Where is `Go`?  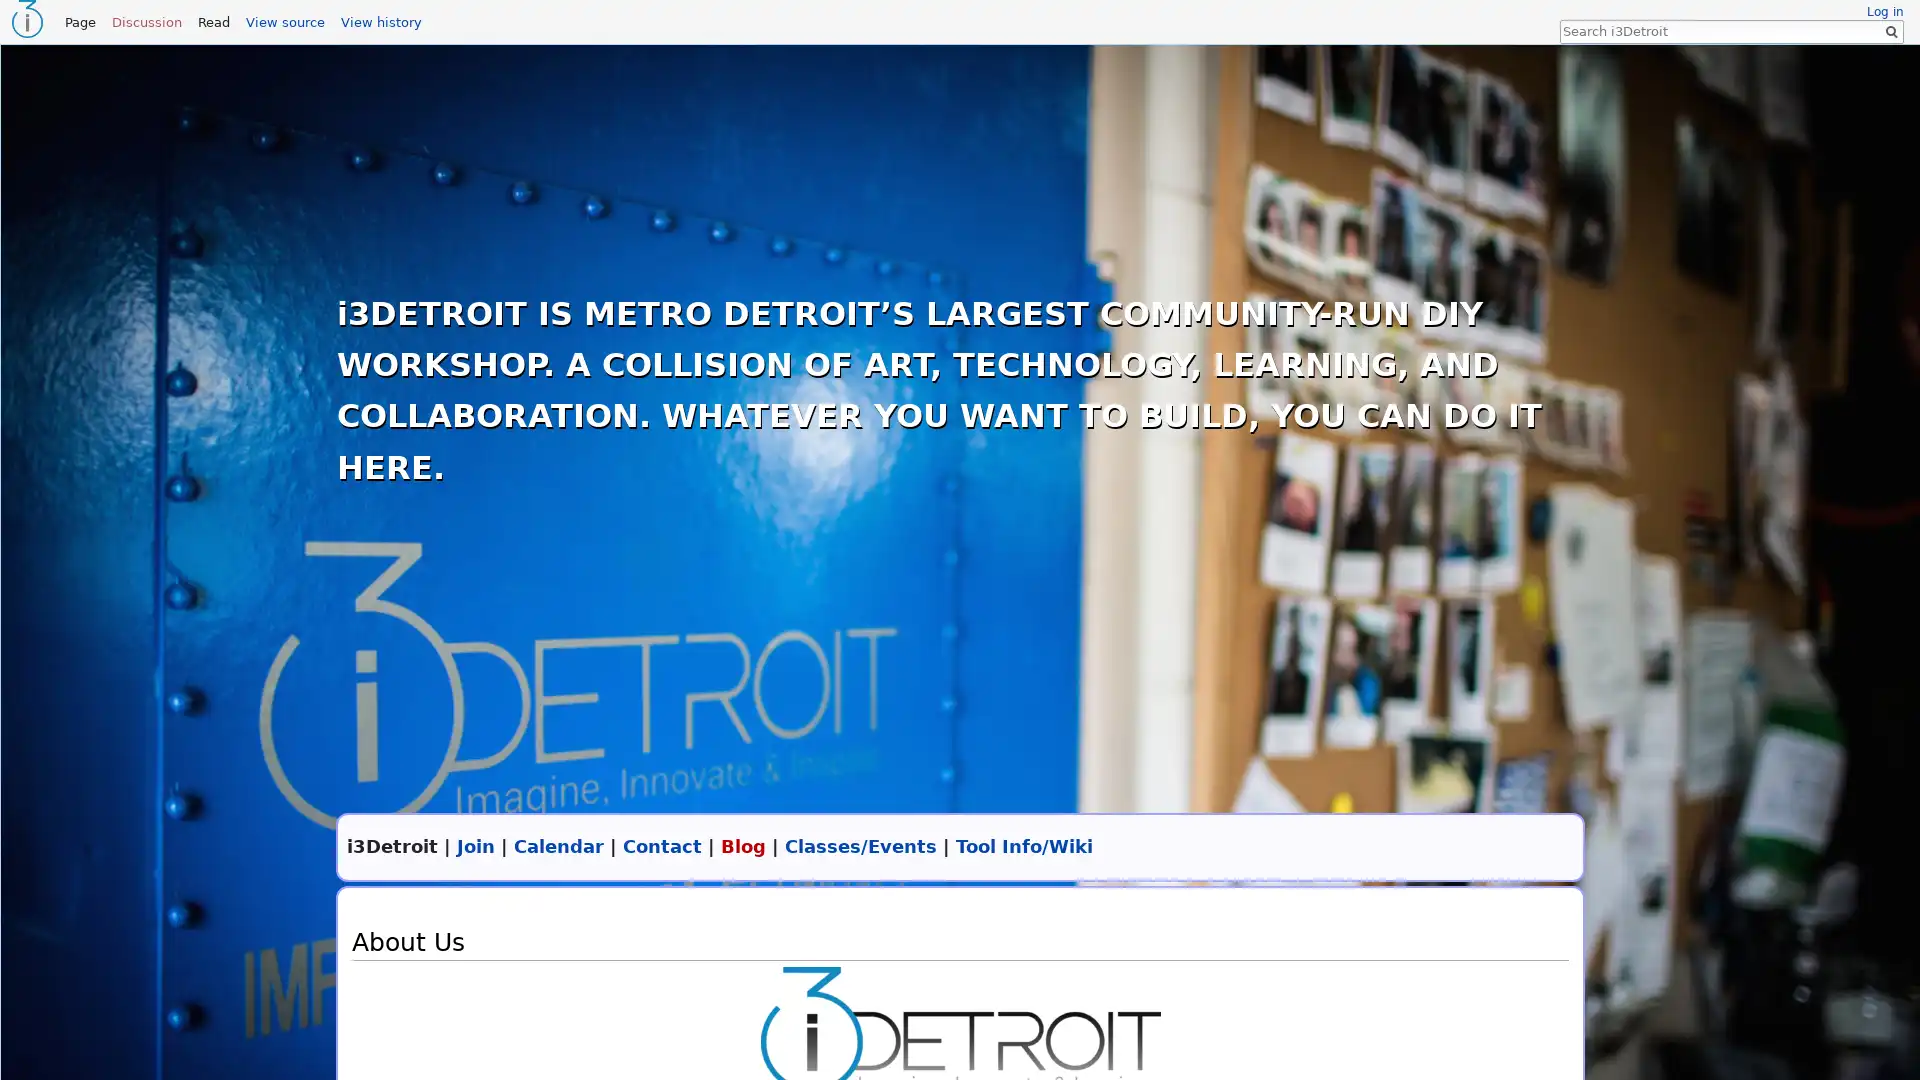 Go is located at coordinates (1890, 31).